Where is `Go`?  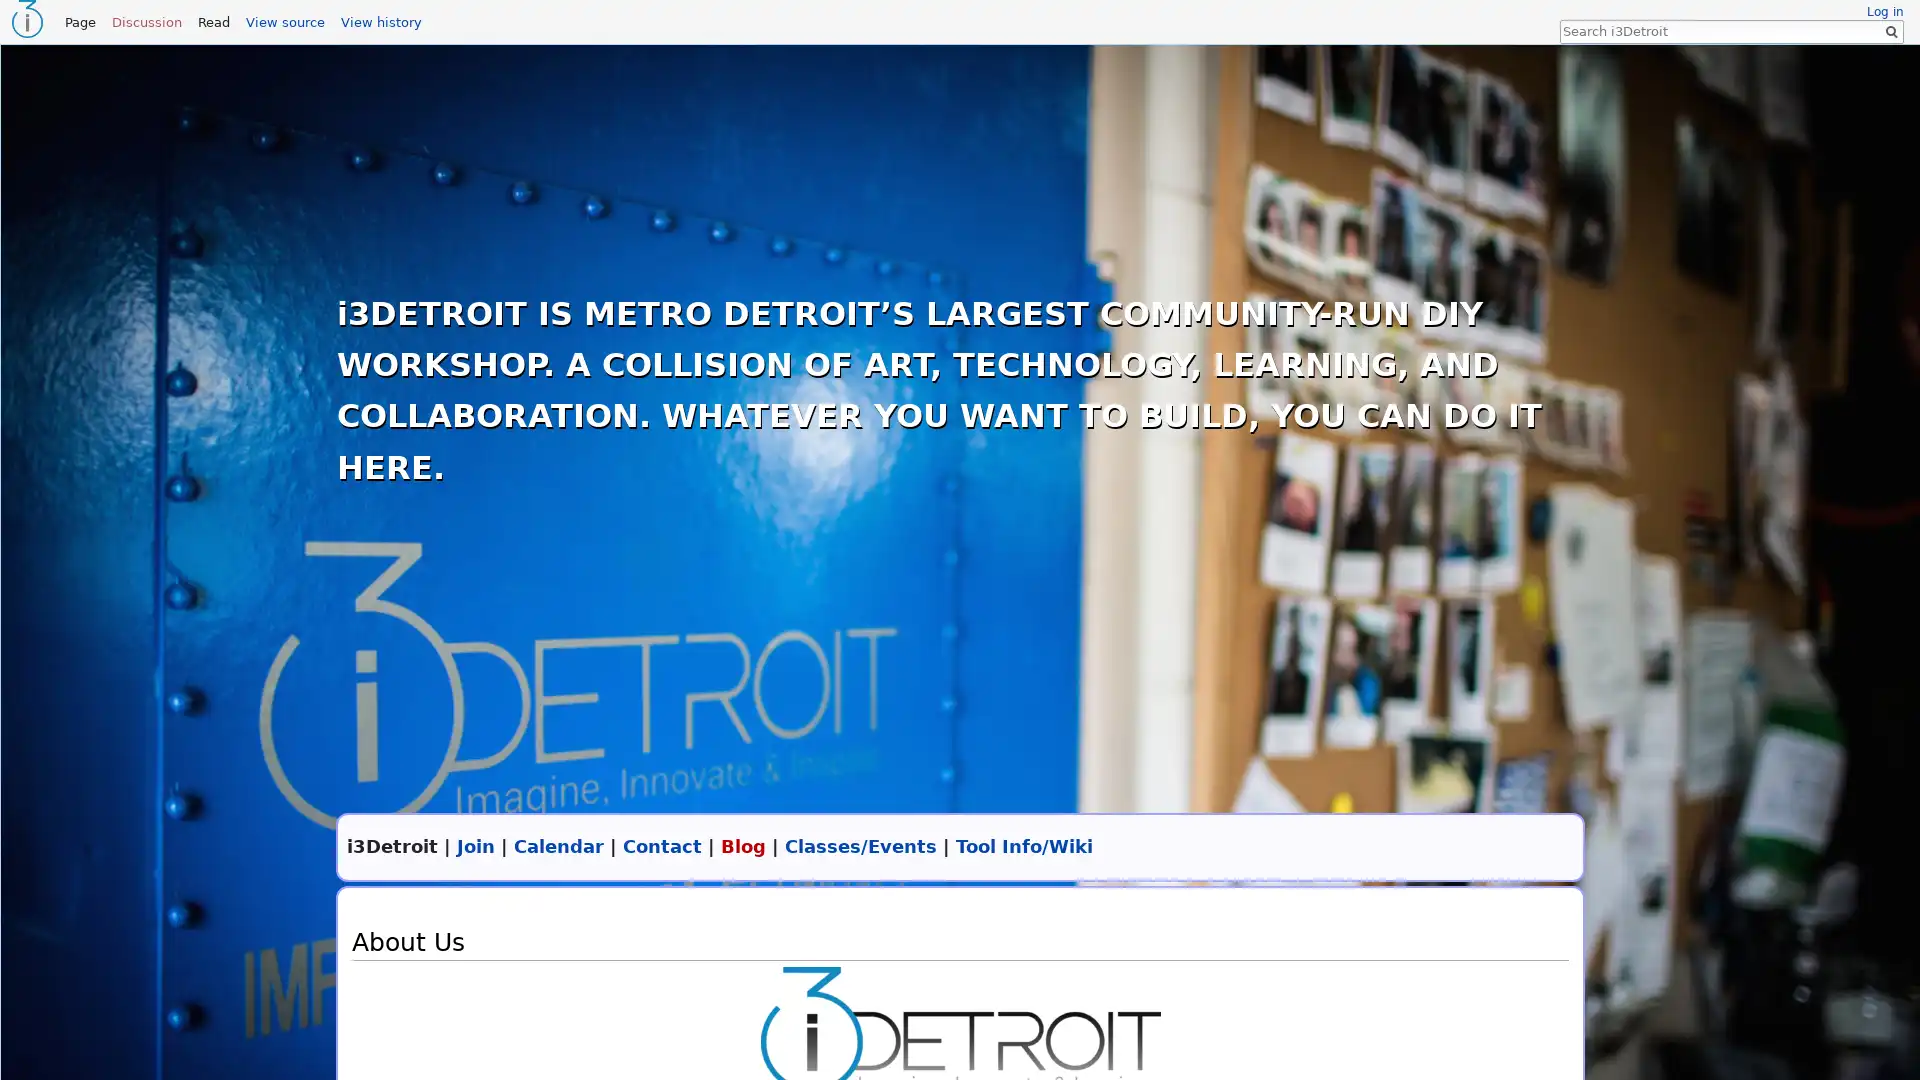 Go is located at coordinates (1890, 31).